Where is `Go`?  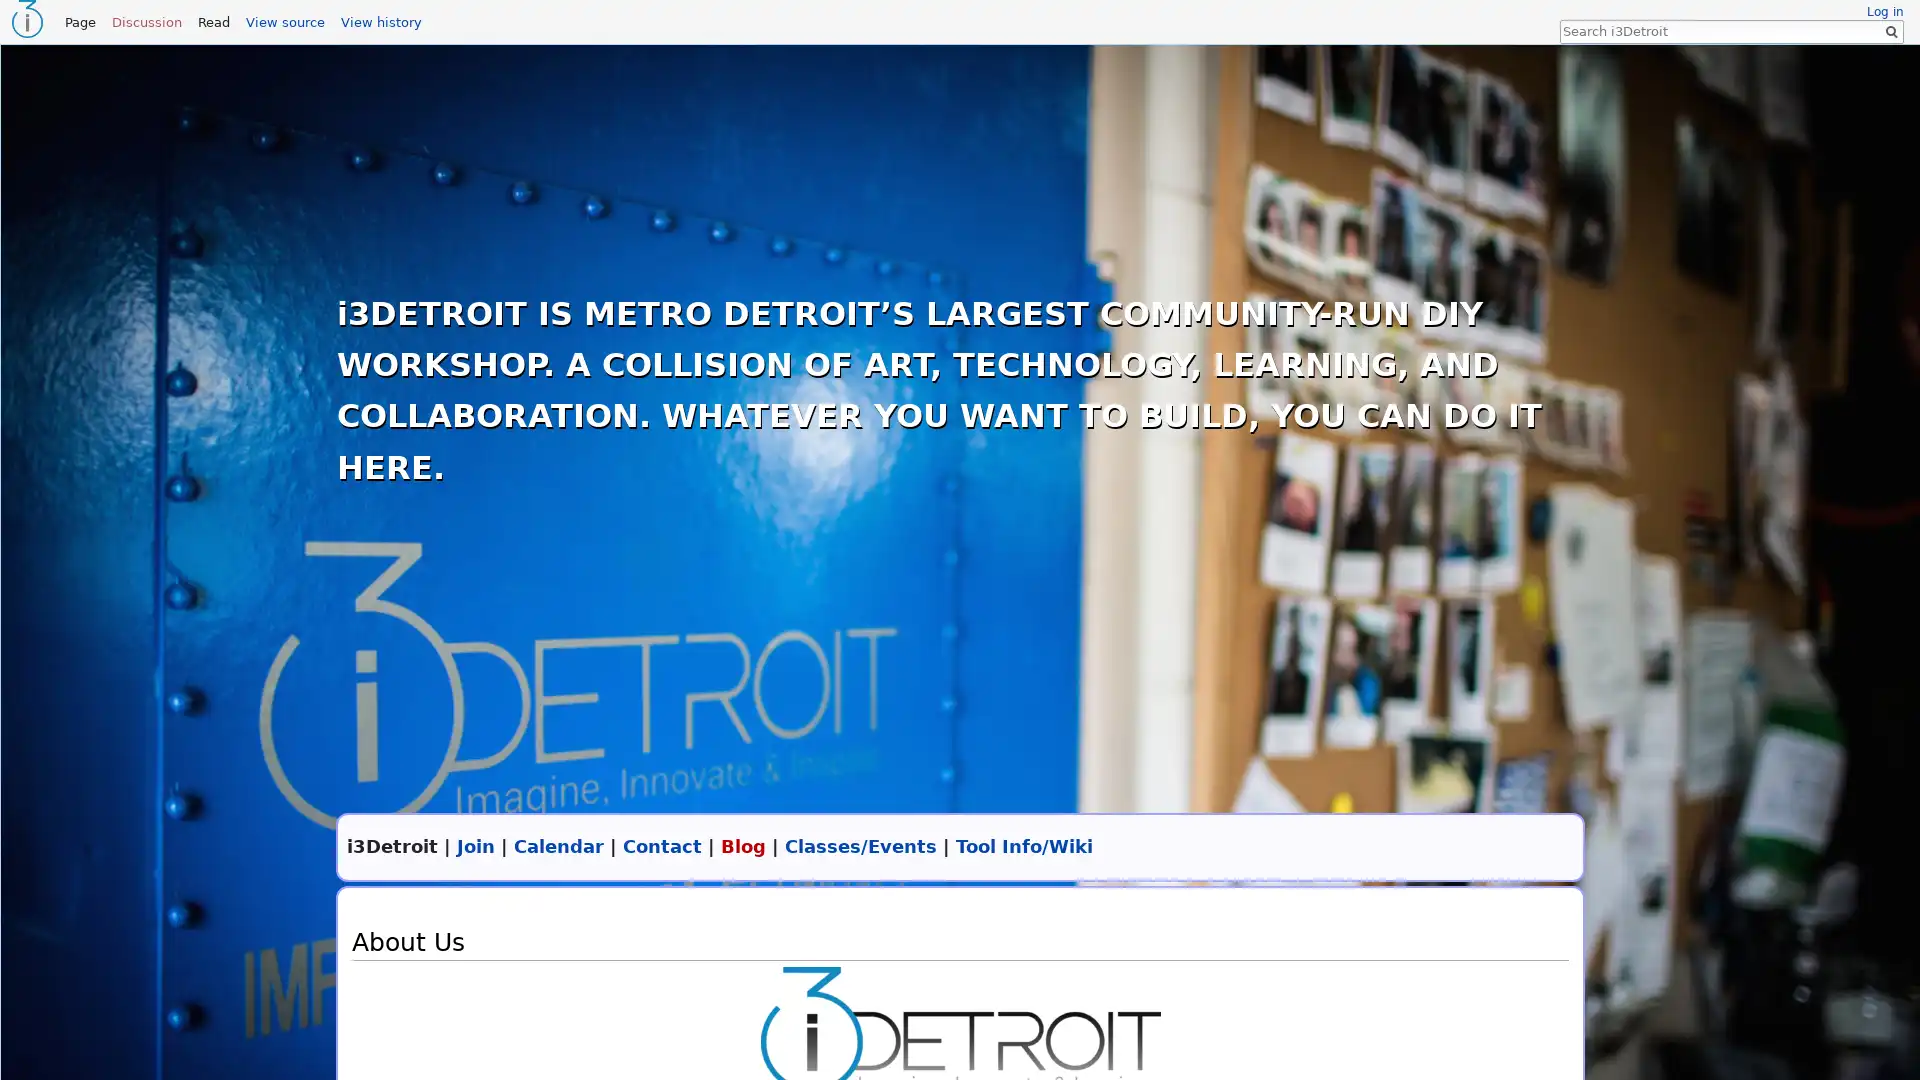 Go is located at coordinates (1890, 31).